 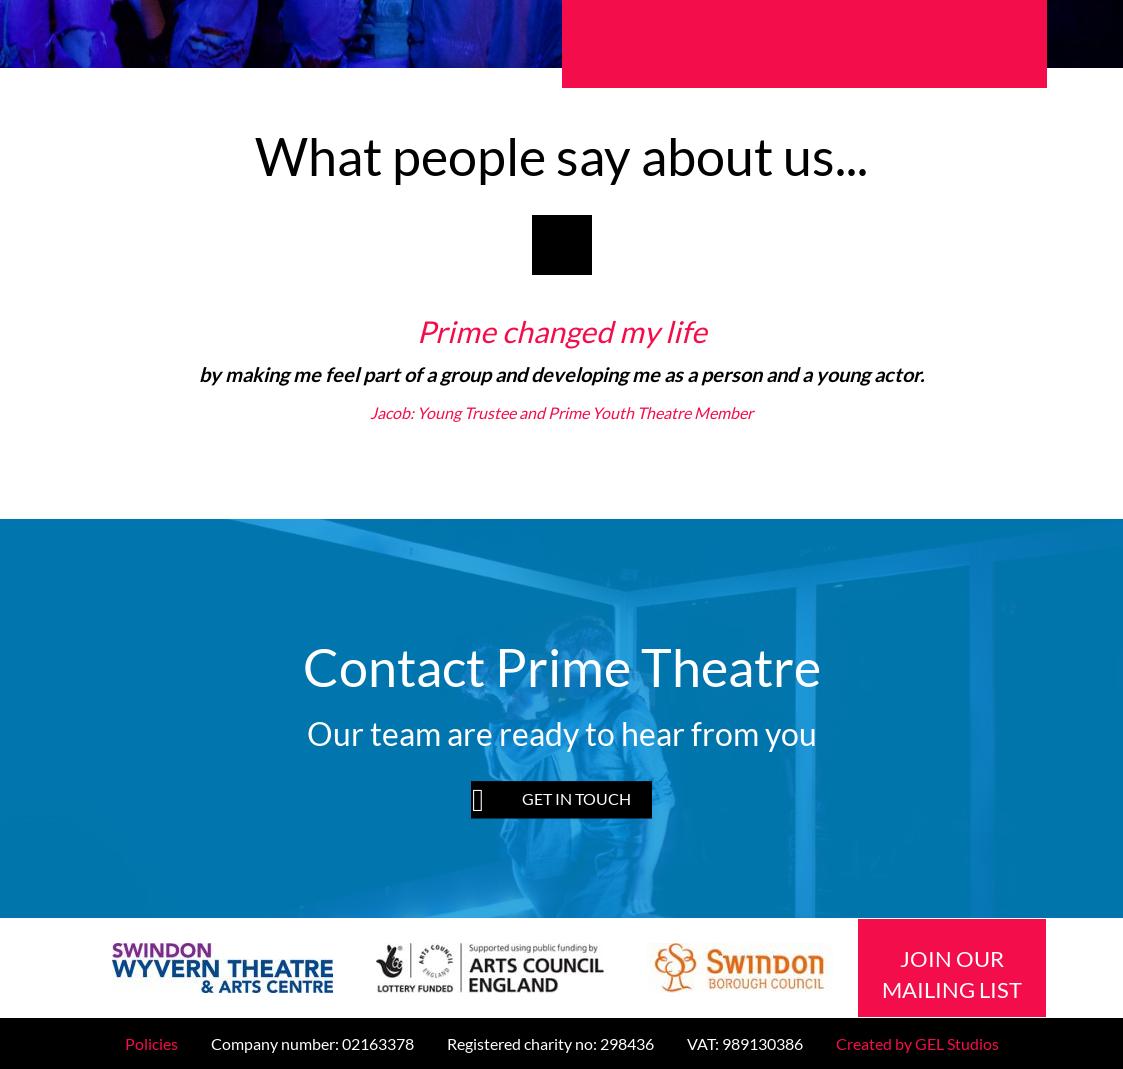 I want to click on 'Our team are ready to hear from you', so click(x=560, y=732).